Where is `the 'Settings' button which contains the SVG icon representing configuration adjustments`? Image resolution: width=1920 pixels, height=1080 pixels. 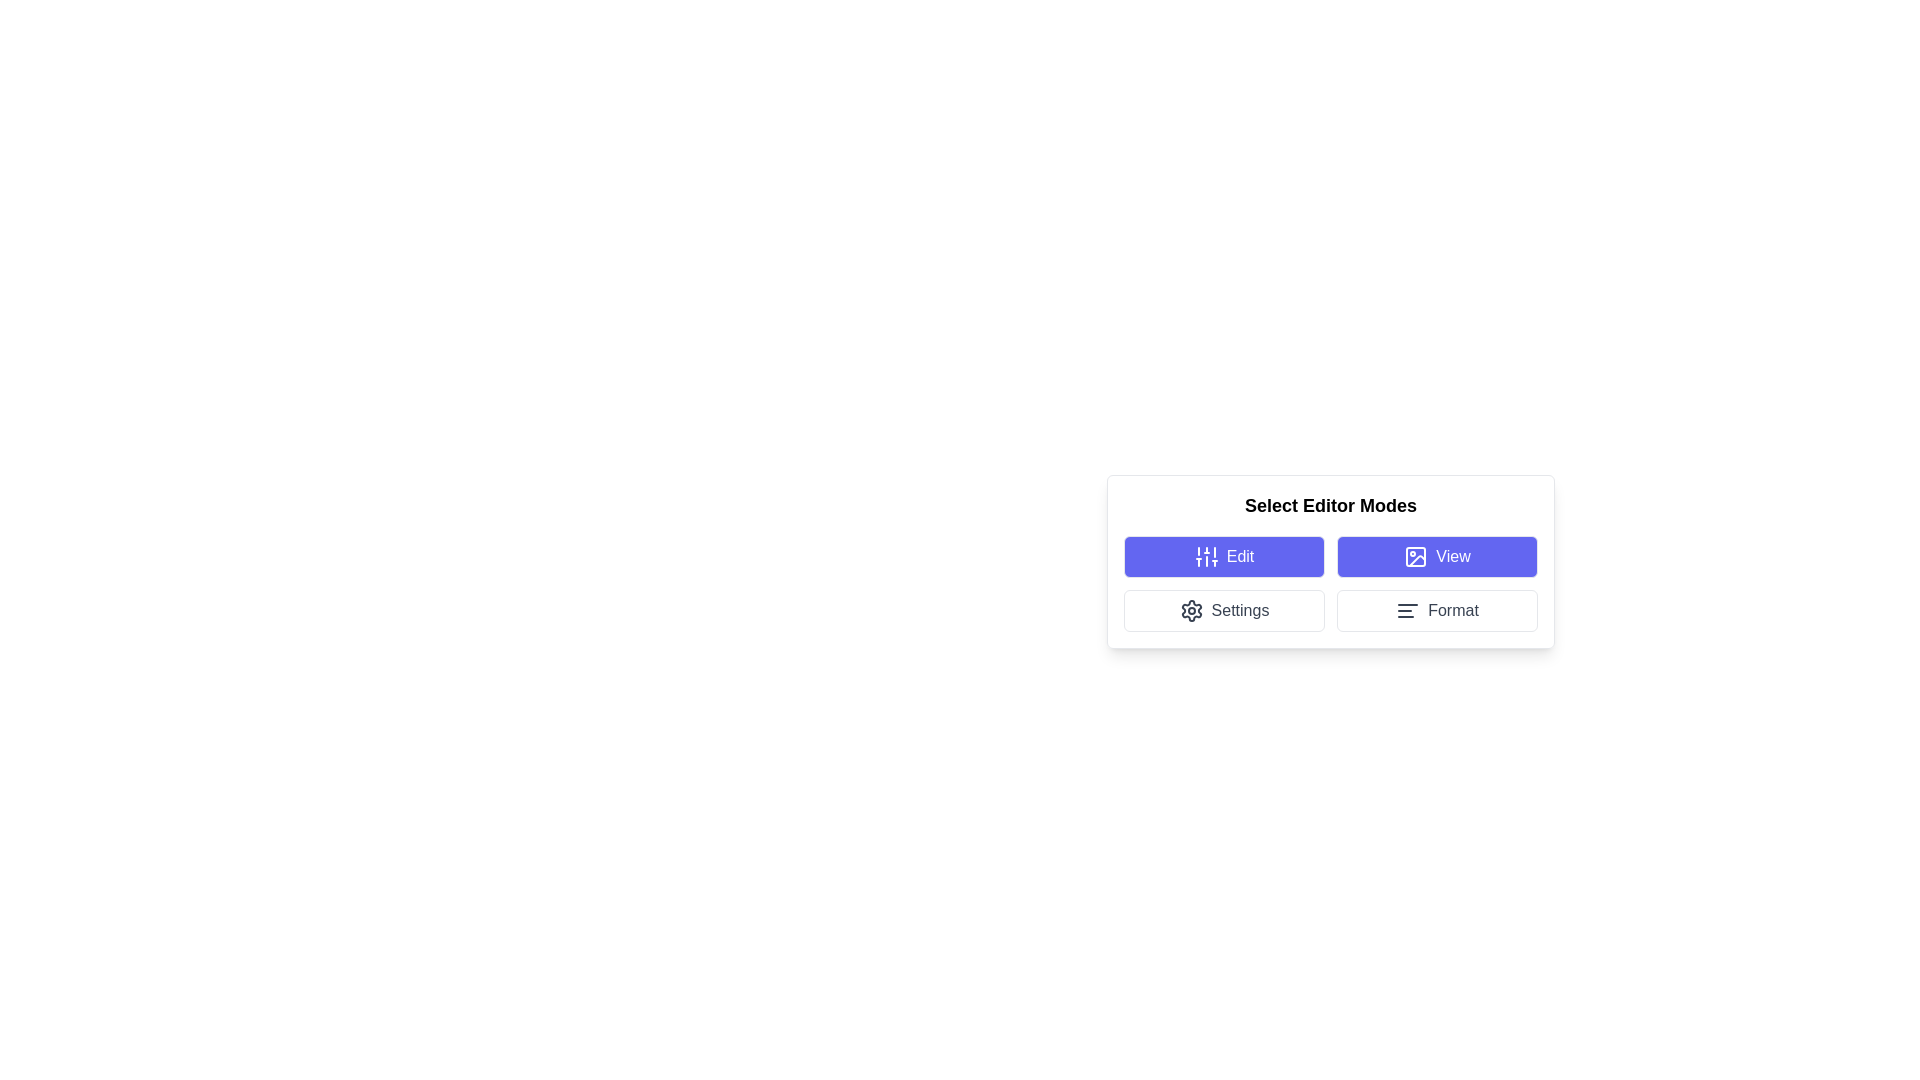 the 'Settings' button which contains the SVG icon representing configuration adjustments is located at coordinates (1191, 609).